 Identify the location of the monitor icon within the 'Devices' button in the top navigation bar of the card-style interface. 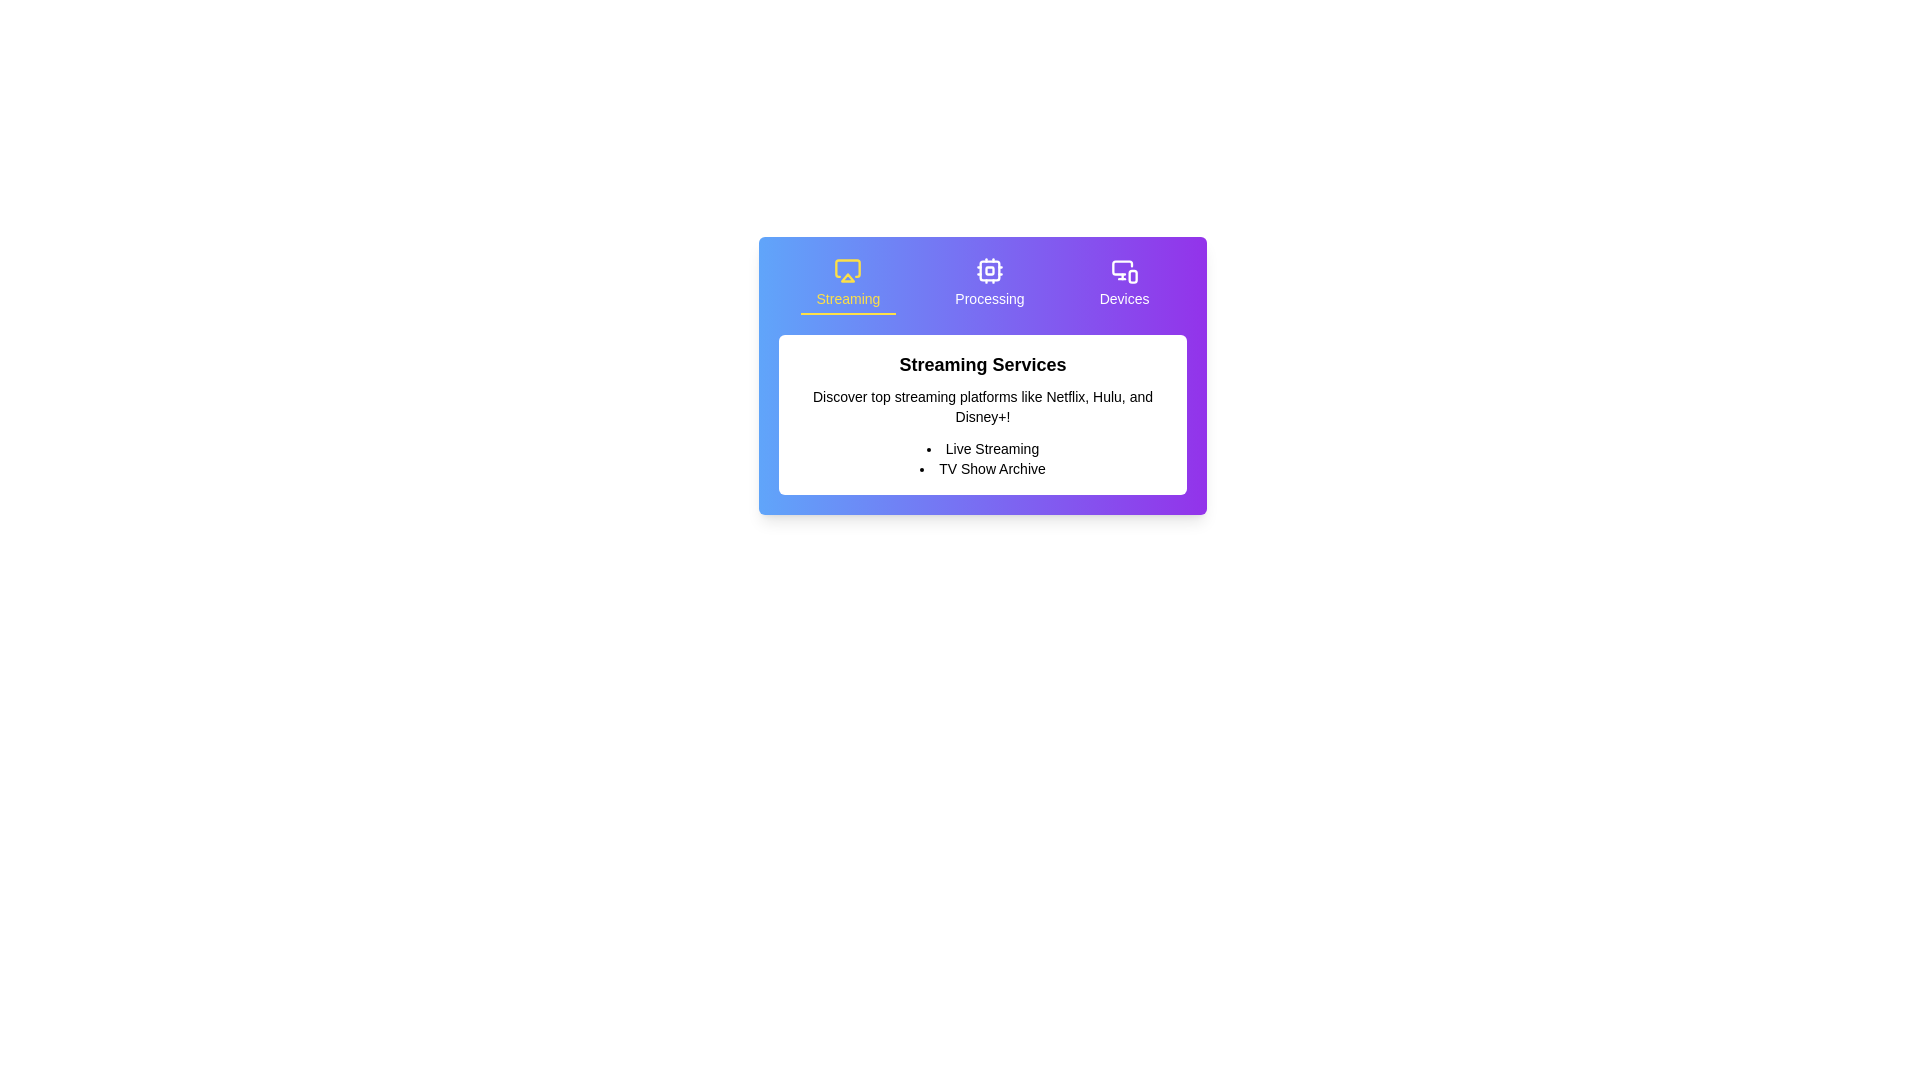
(1122, 267).